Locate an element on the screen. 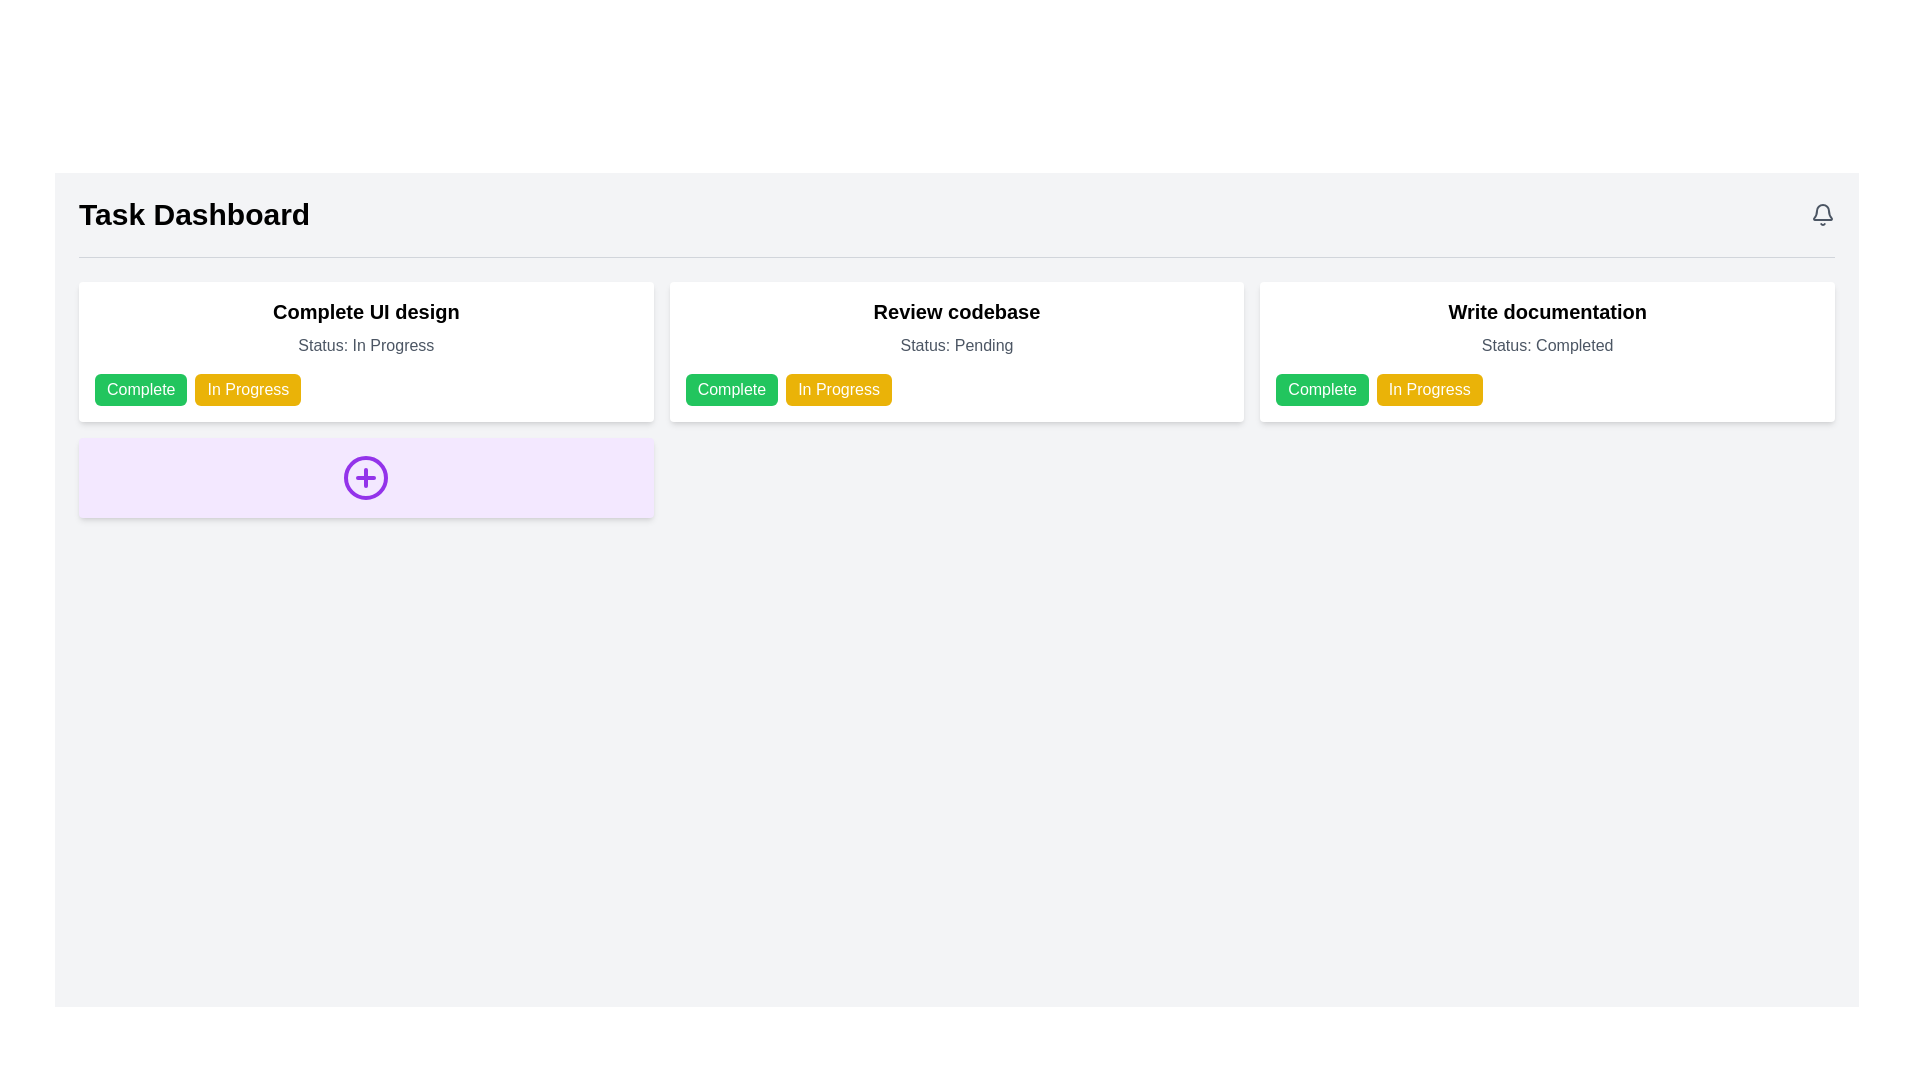 This screenshot has width=1920, height=1080. the action buttons within the Task Card located in the upper-left section of the dashboard, which displays the title and current status of the task is located at coordinates (365, 350).